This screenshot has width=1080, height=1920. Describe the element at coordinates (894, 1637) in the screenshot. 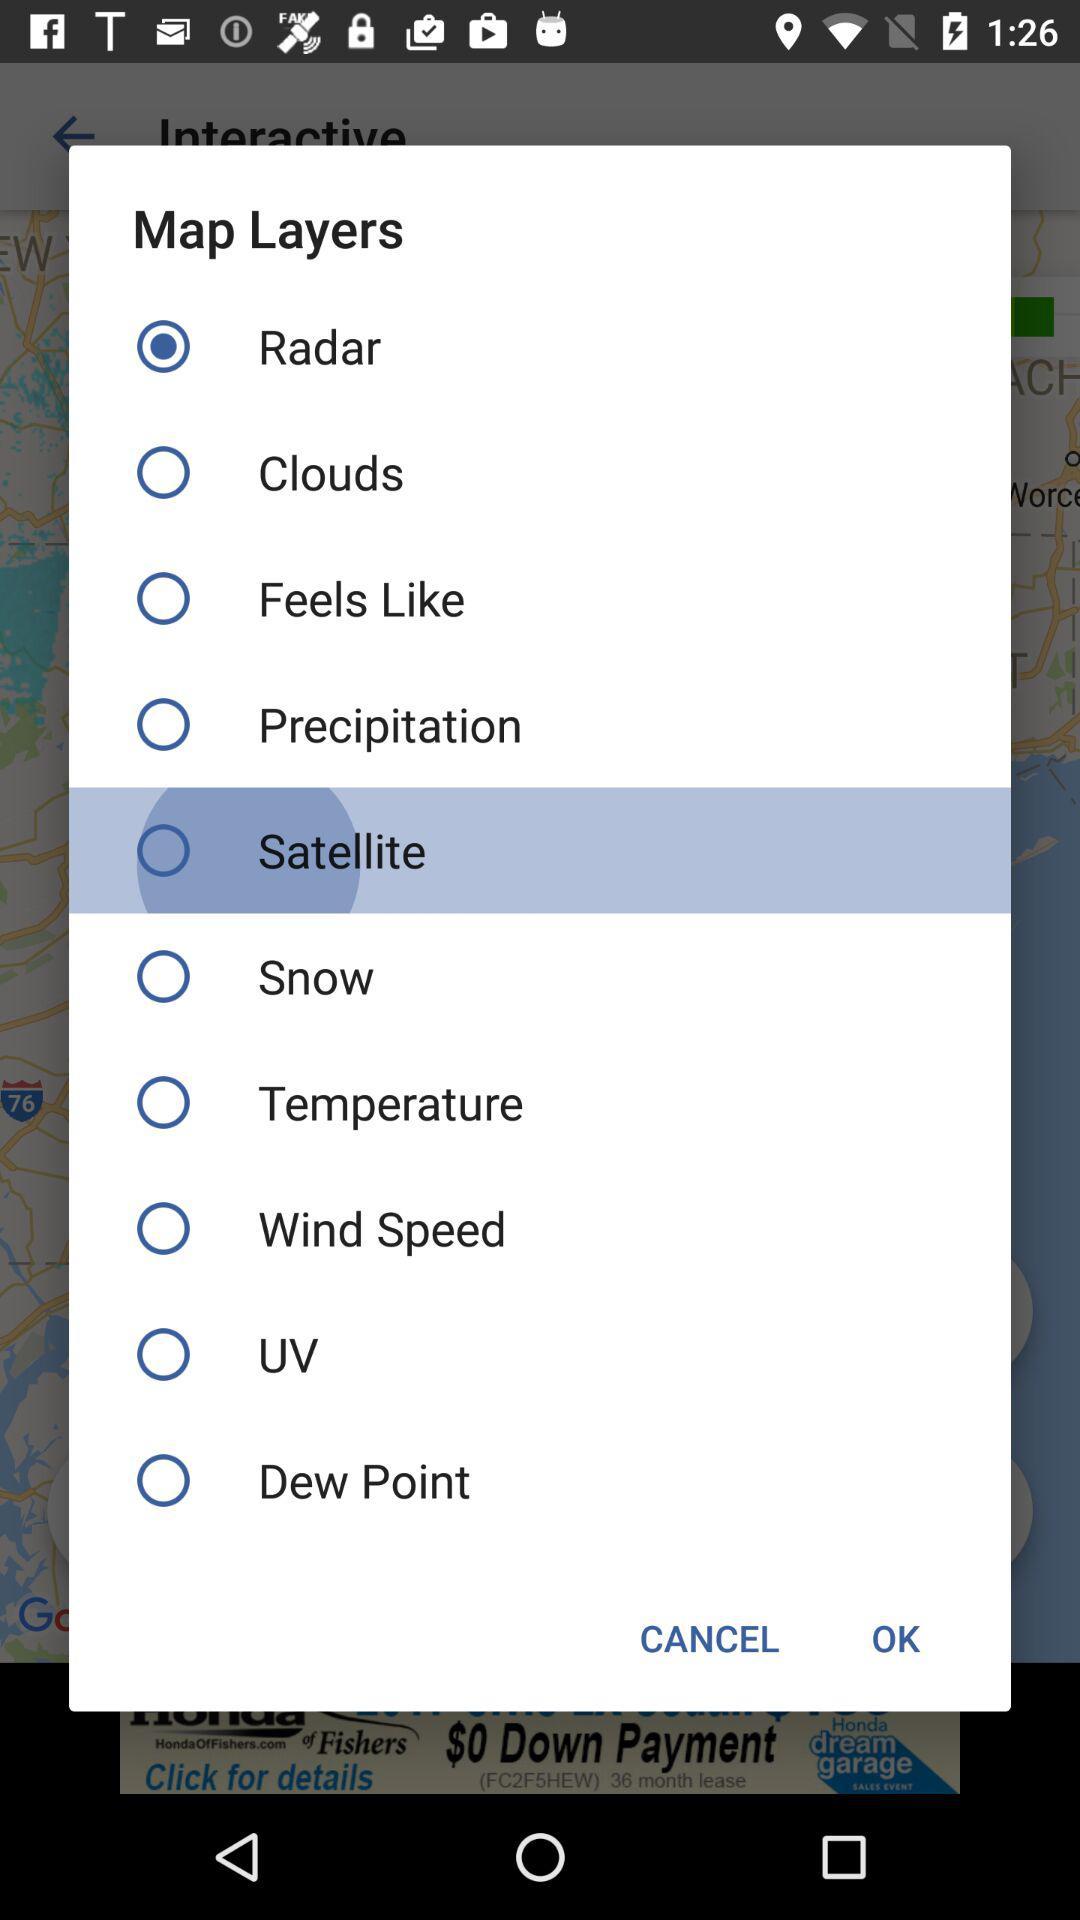

I see `item at the bottom right corner` at that location.